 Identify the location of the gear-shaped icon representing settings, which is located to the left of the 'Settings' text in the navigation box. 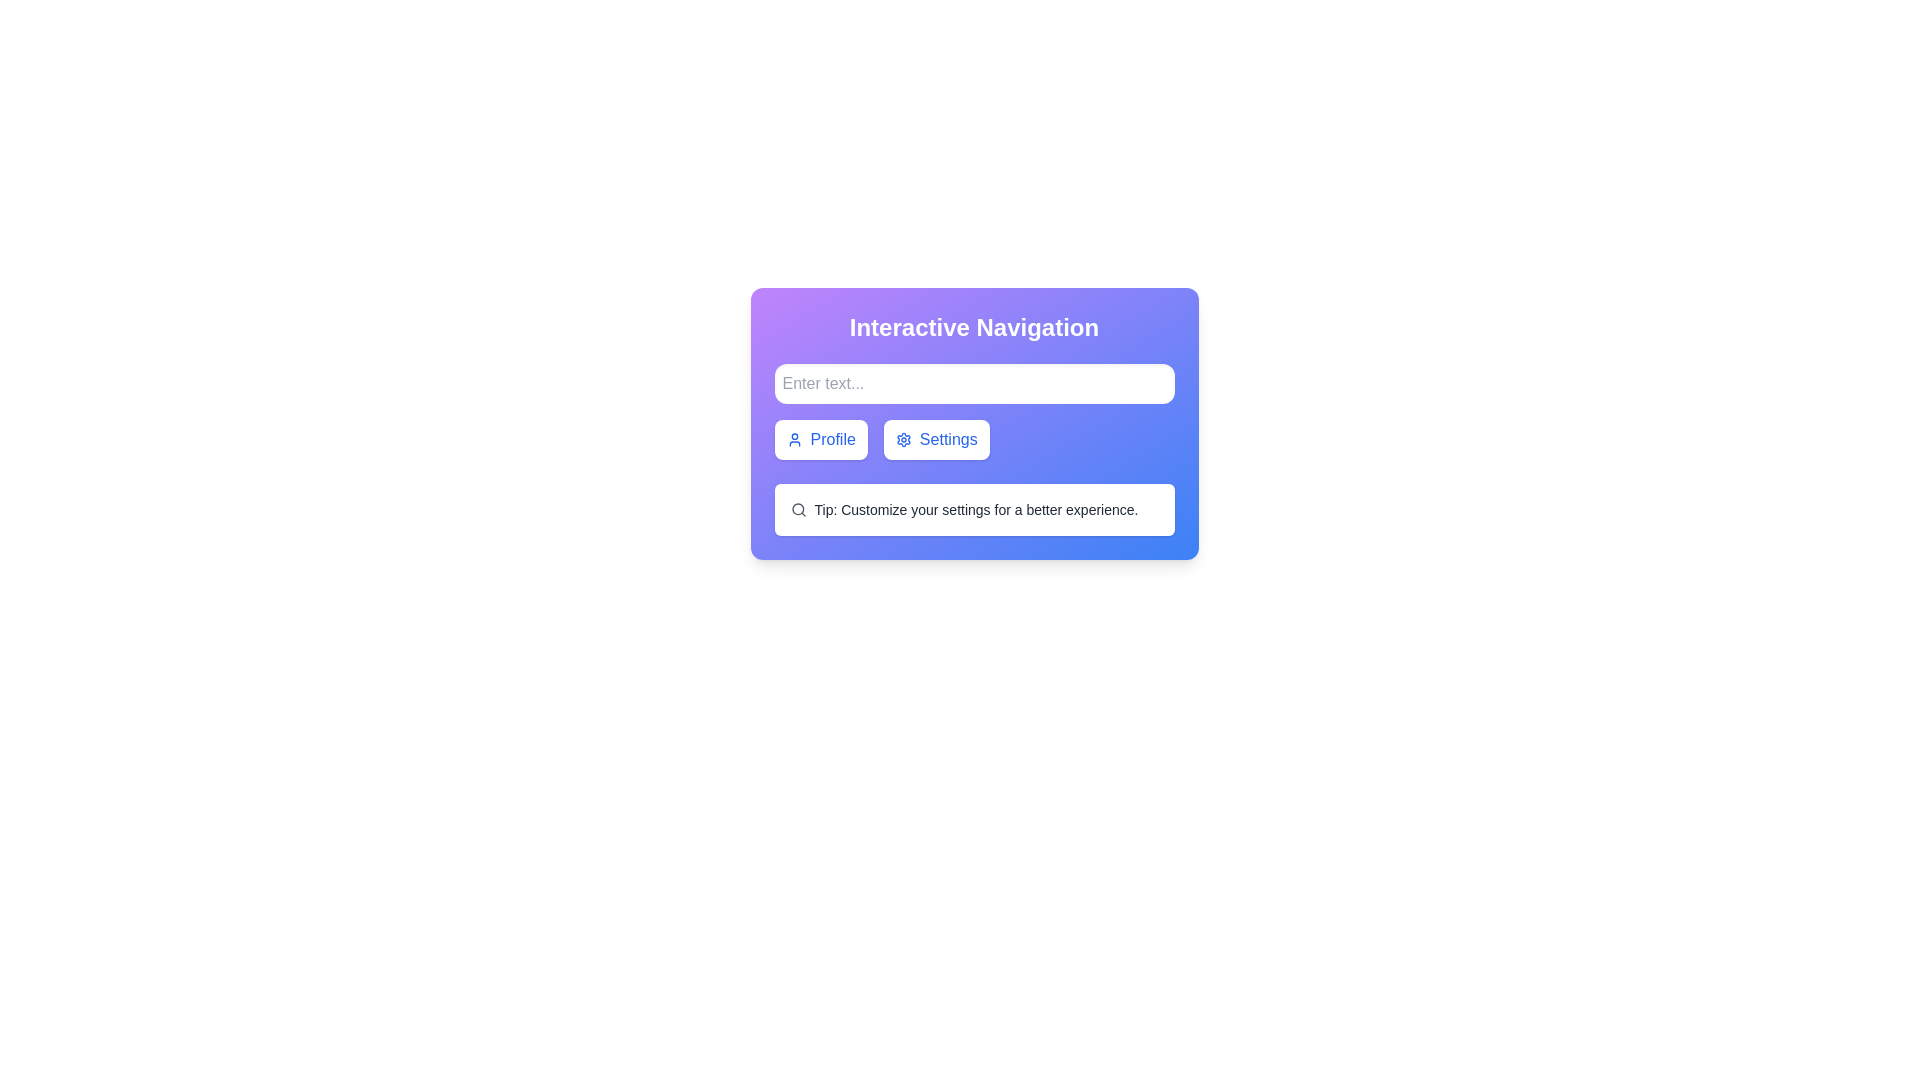
(902, 438).